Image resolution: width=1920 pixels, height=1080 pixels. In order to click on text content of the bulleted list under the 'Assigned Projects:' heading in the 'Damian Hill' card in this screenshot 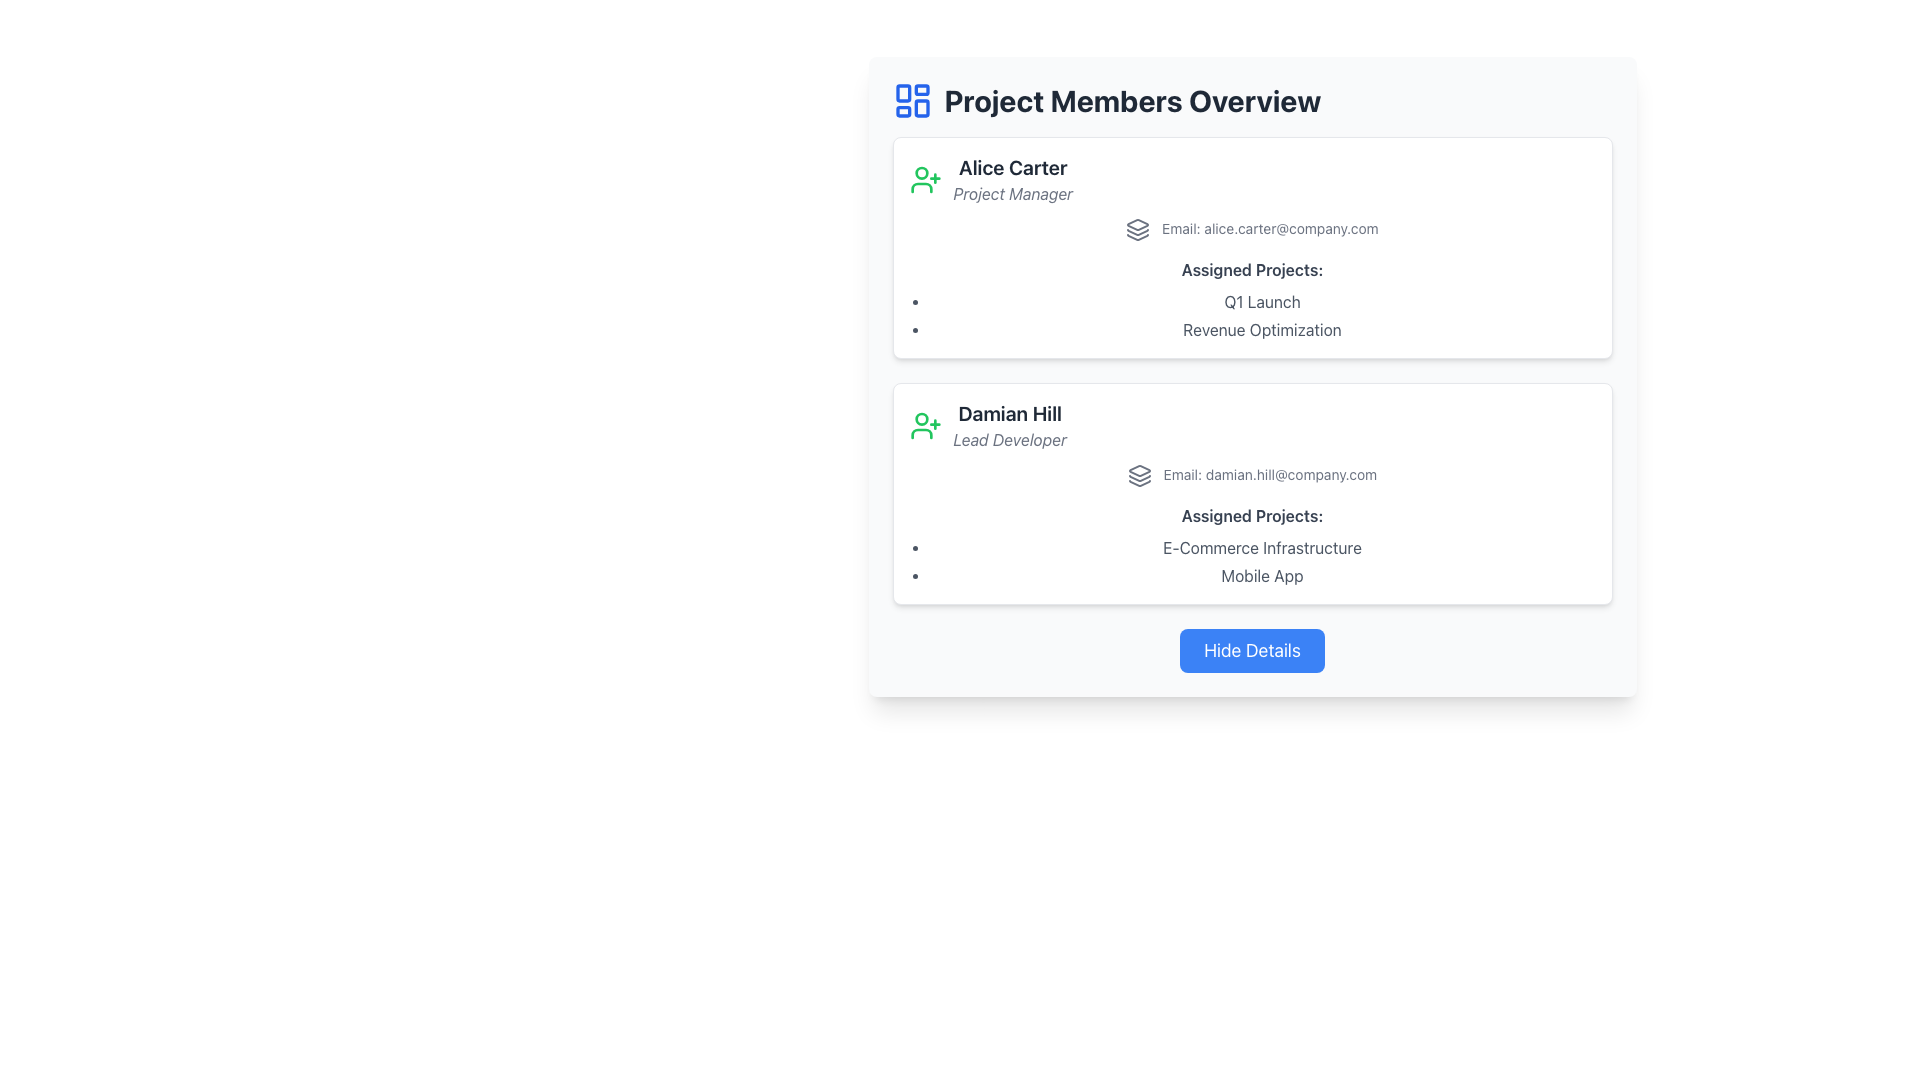, I will do `click(1261, 562)`.